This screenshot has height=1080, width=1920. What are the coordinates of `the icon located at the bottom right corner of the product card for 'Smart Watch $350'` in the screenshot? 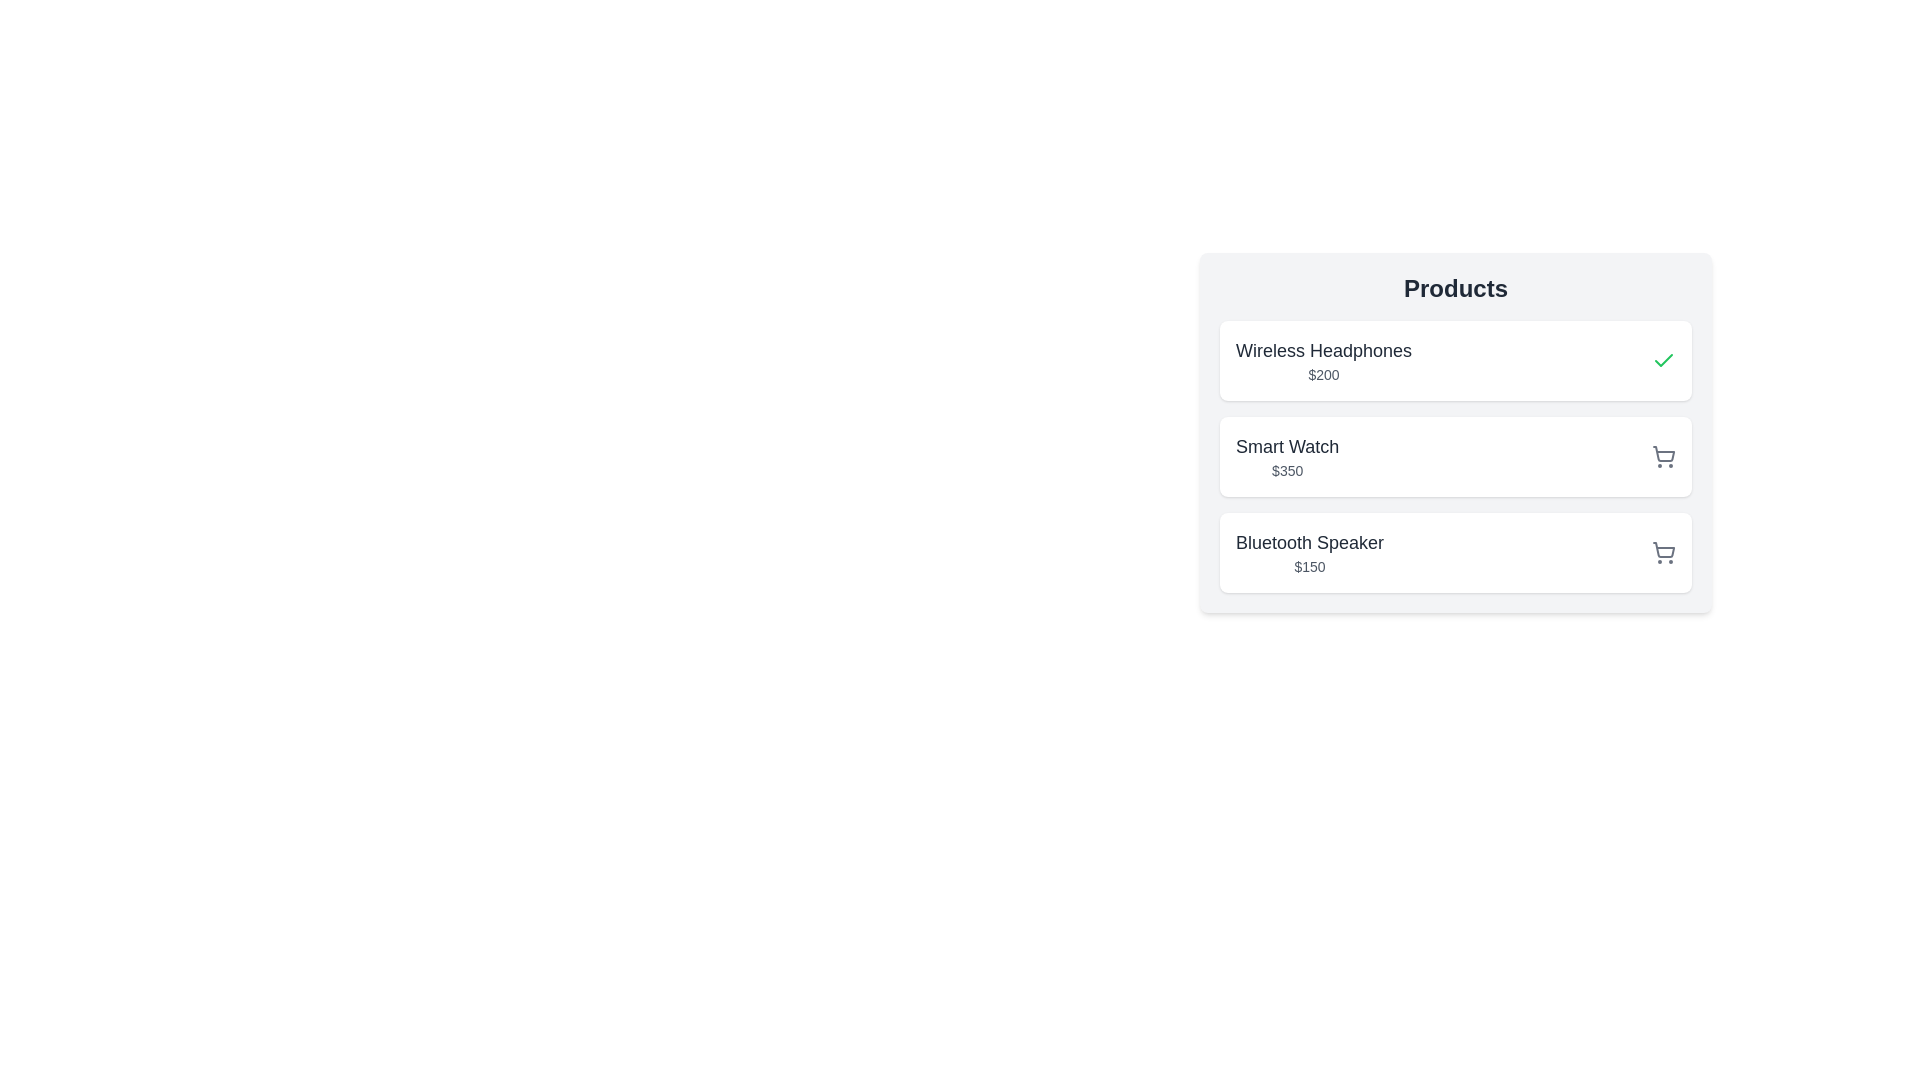 It's located at (1664, 456).